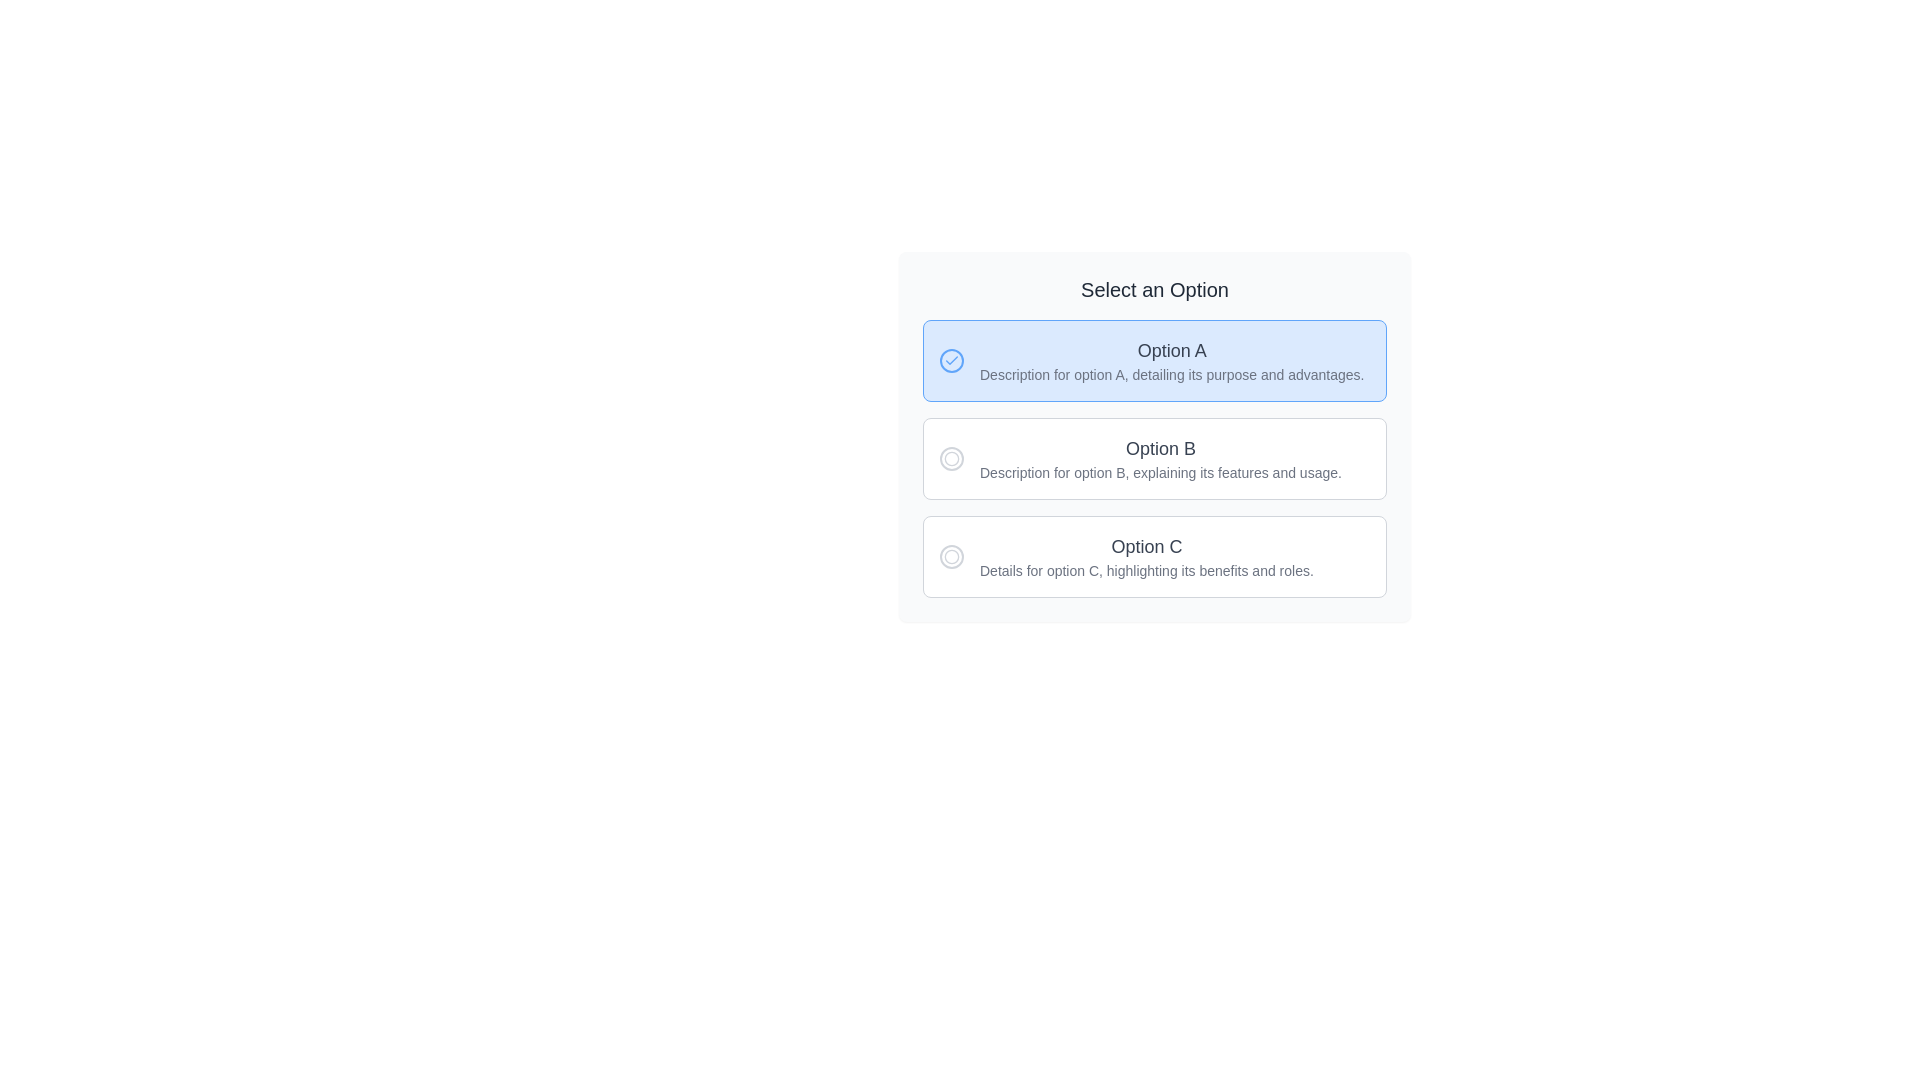 Image resolution: width=1920 pixels, height=1080 pixels. I want to click on the circular icon with a thin gray border and hollow center, which is the central feature of option C in the list, so click(950, 556).